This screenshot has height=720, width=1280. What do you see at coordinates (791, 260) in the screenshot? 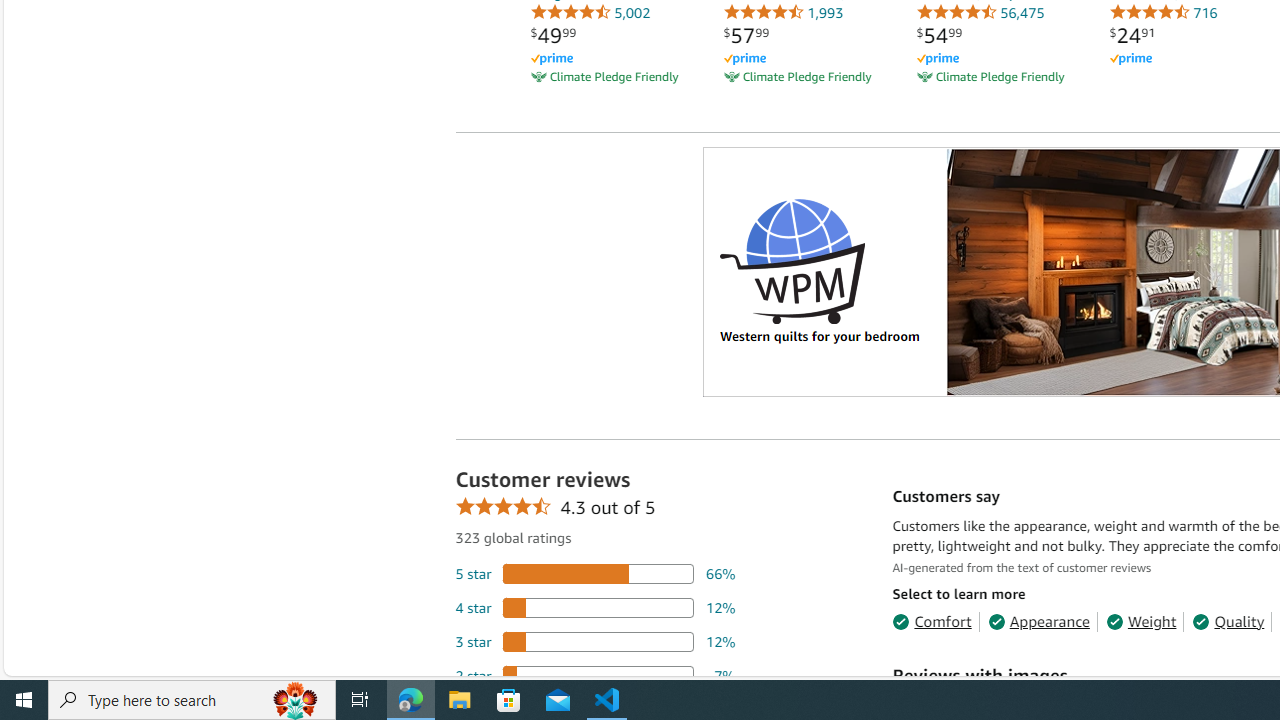
I see `'Logo'` at bounding box center [791, 260].